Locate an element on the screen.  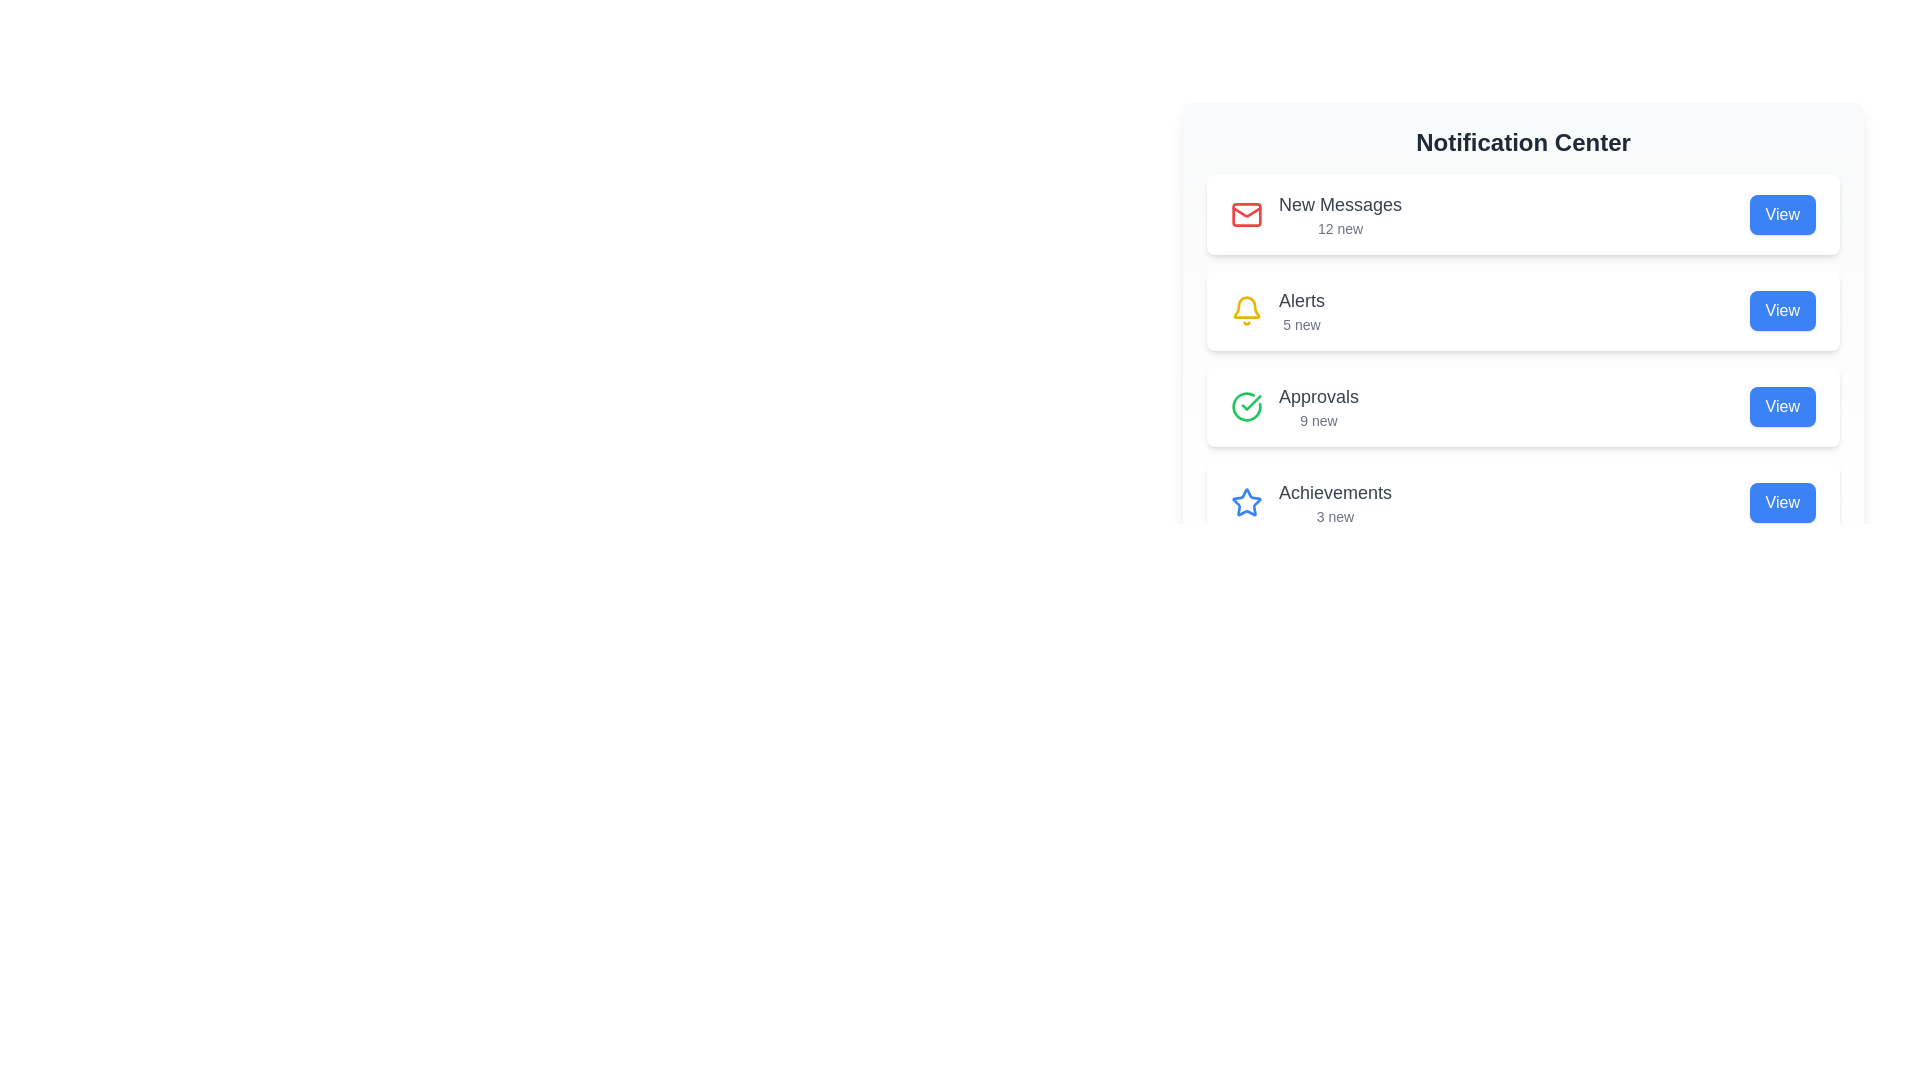
'Achievements' notification entry displaying '3 new items' located in the Notification Center, which is the fourth item in the list is located at coordinates (1522, 501).